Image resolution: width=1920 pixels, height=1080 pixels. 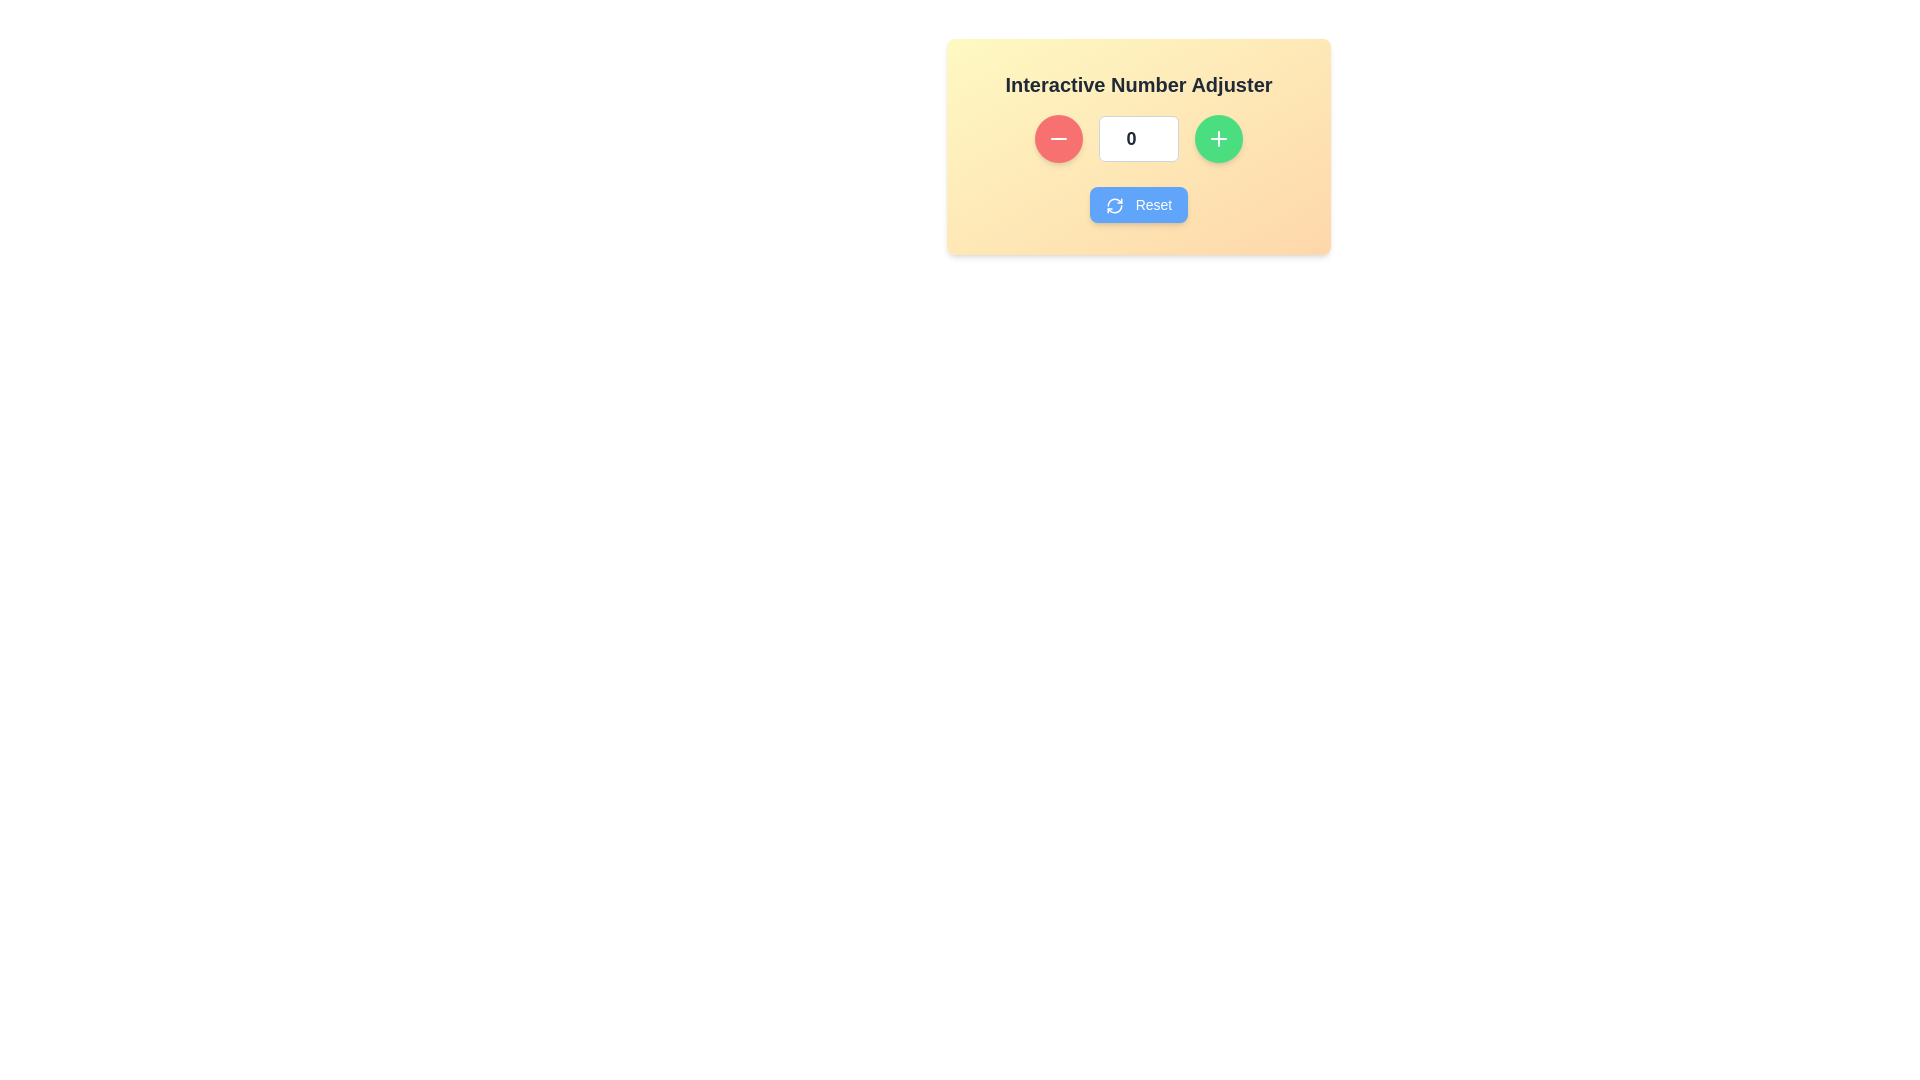 I want to click on the blue rectangular button with rounded corners labeled 'Reset', so click(x=1138, y=204).